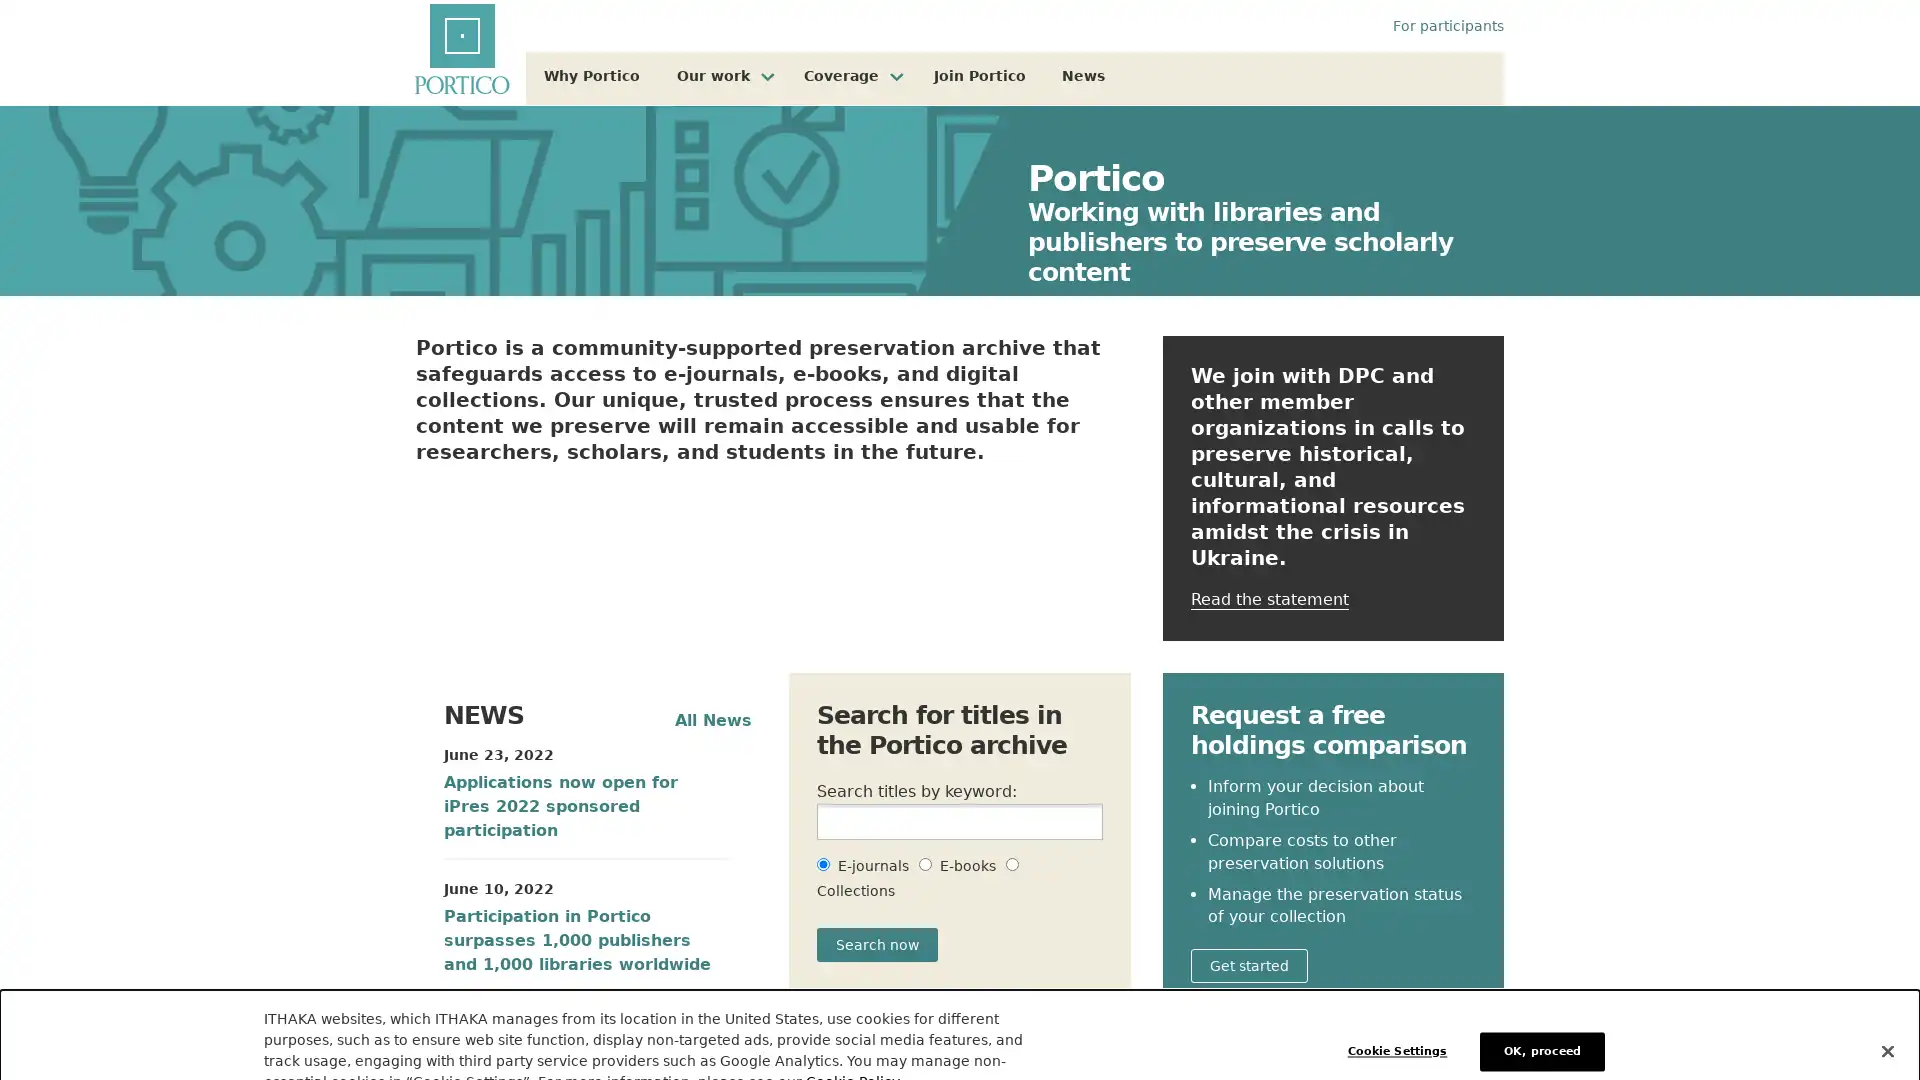 This screenshot has width=1920, height=1080. I want to click on Search now, so click(877, 945).